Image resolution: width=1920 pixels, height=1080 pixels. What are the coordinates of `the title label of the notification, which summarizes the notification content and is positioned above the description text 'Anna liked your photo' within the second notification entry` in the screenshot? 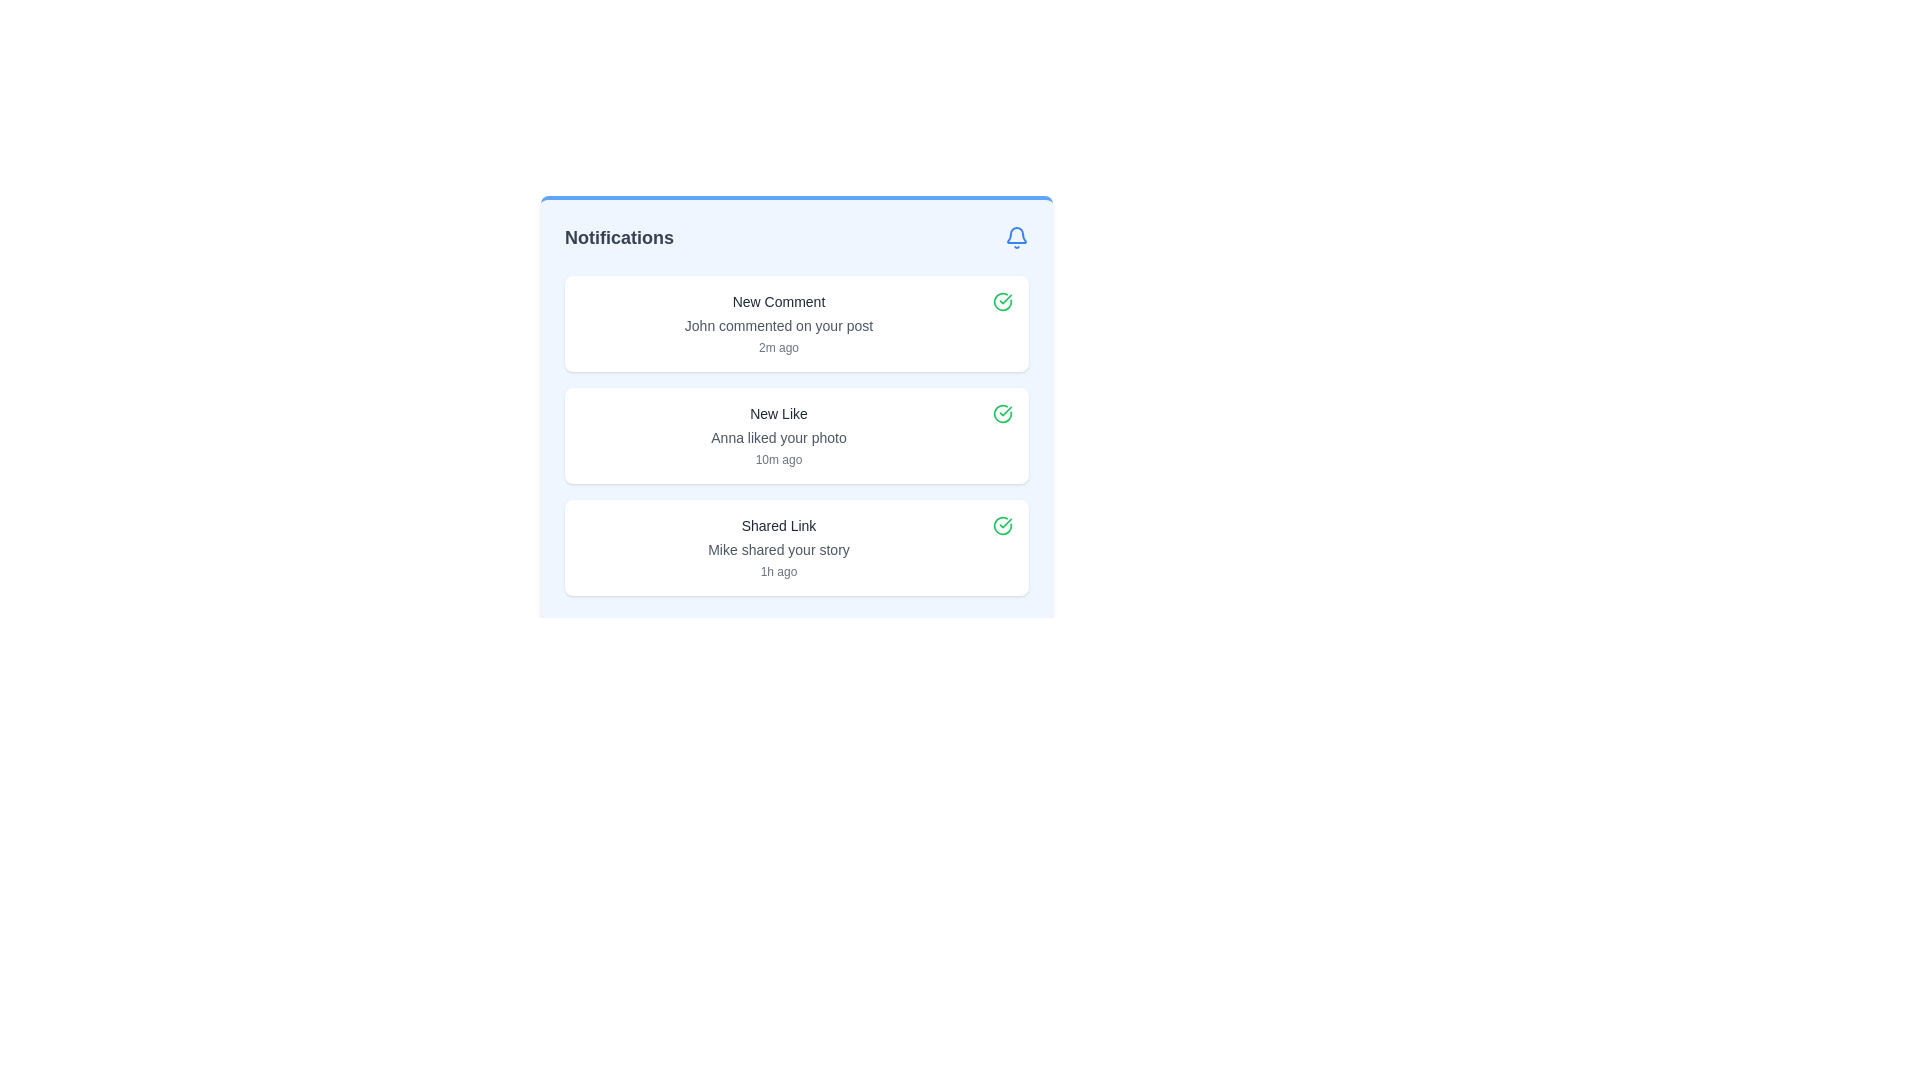 It's located at (777, 412).